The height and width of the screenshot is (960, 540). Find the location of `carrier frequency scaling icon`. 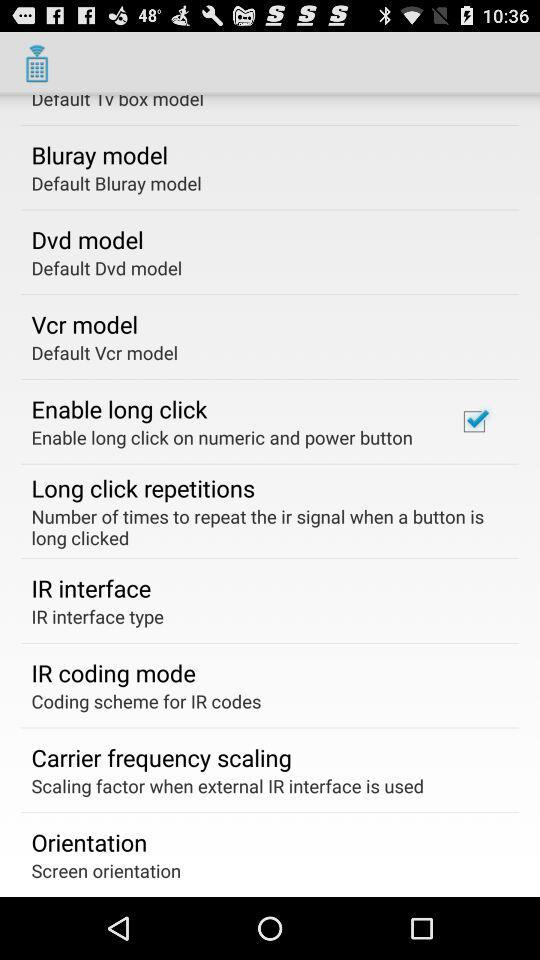

carrier frequency scaling icon is located at coordinates (160, 756).